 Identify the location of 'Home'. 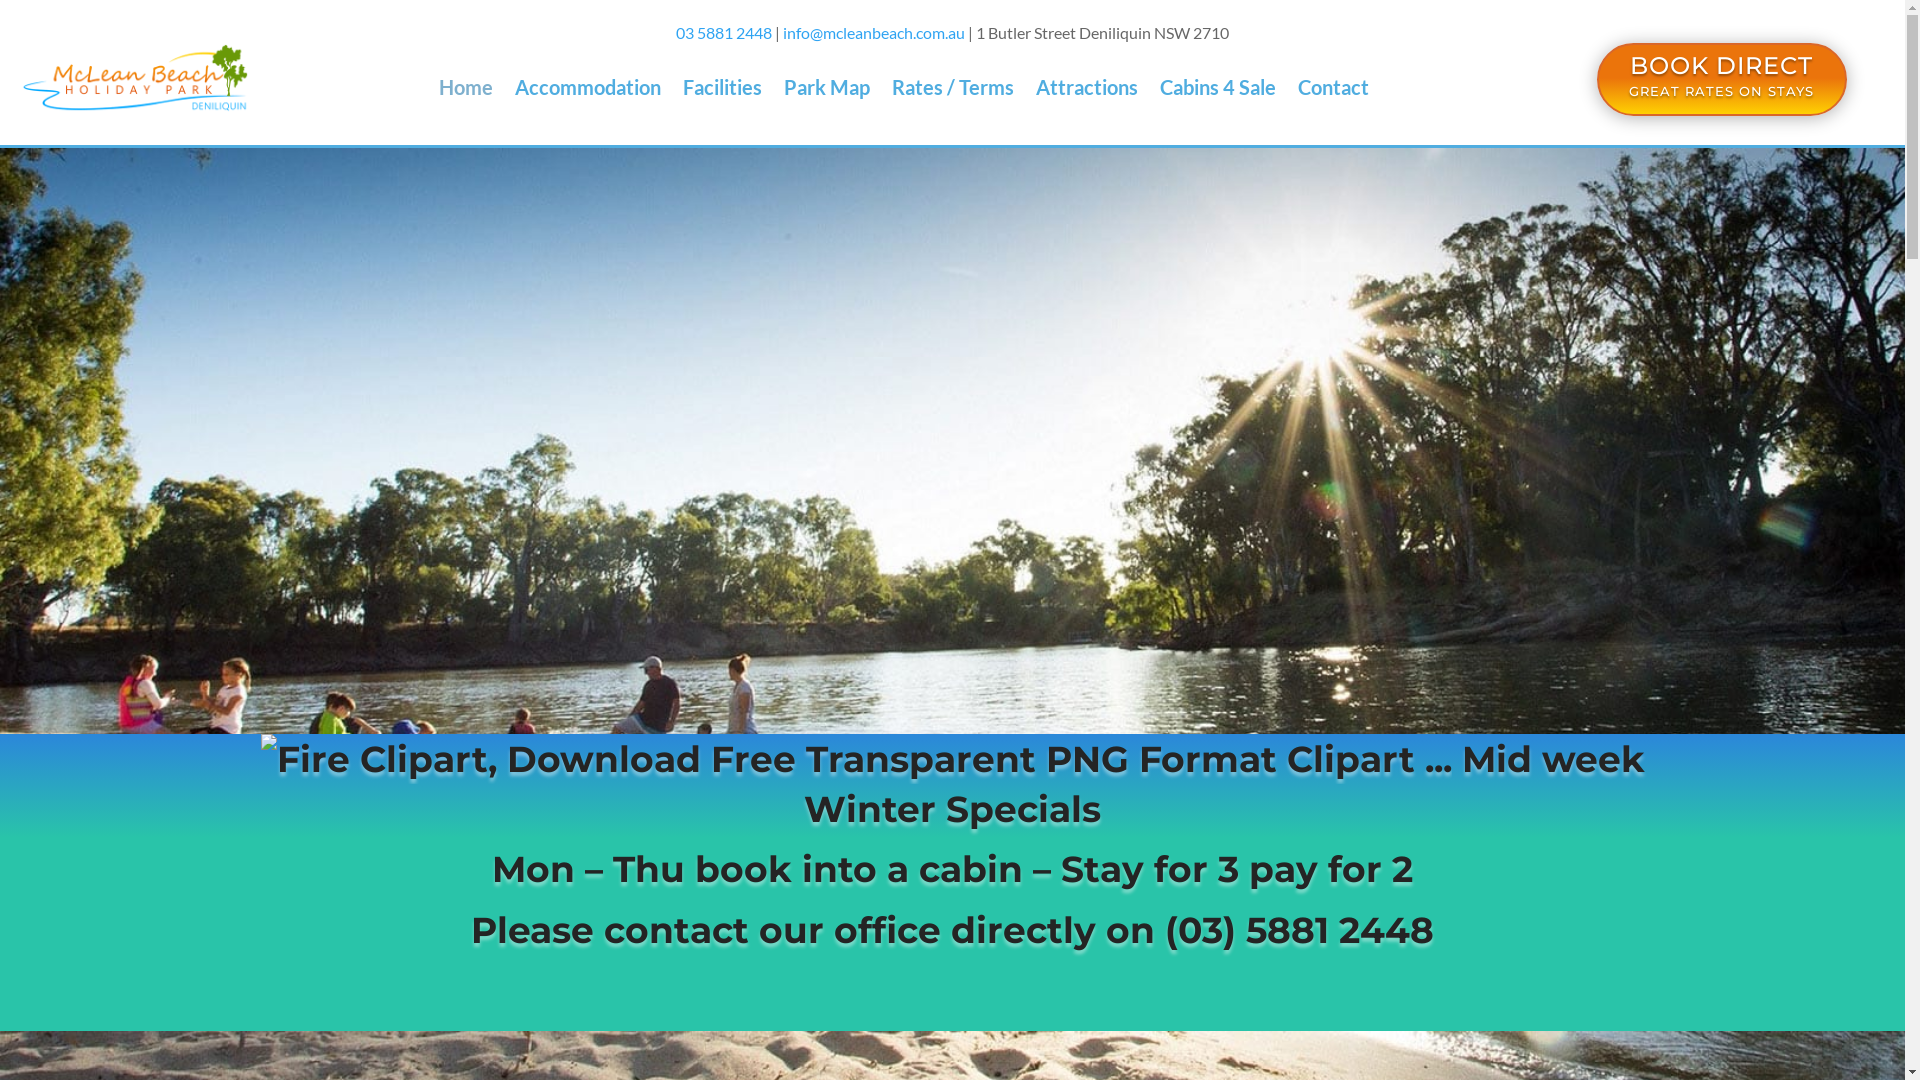
(437, 91).